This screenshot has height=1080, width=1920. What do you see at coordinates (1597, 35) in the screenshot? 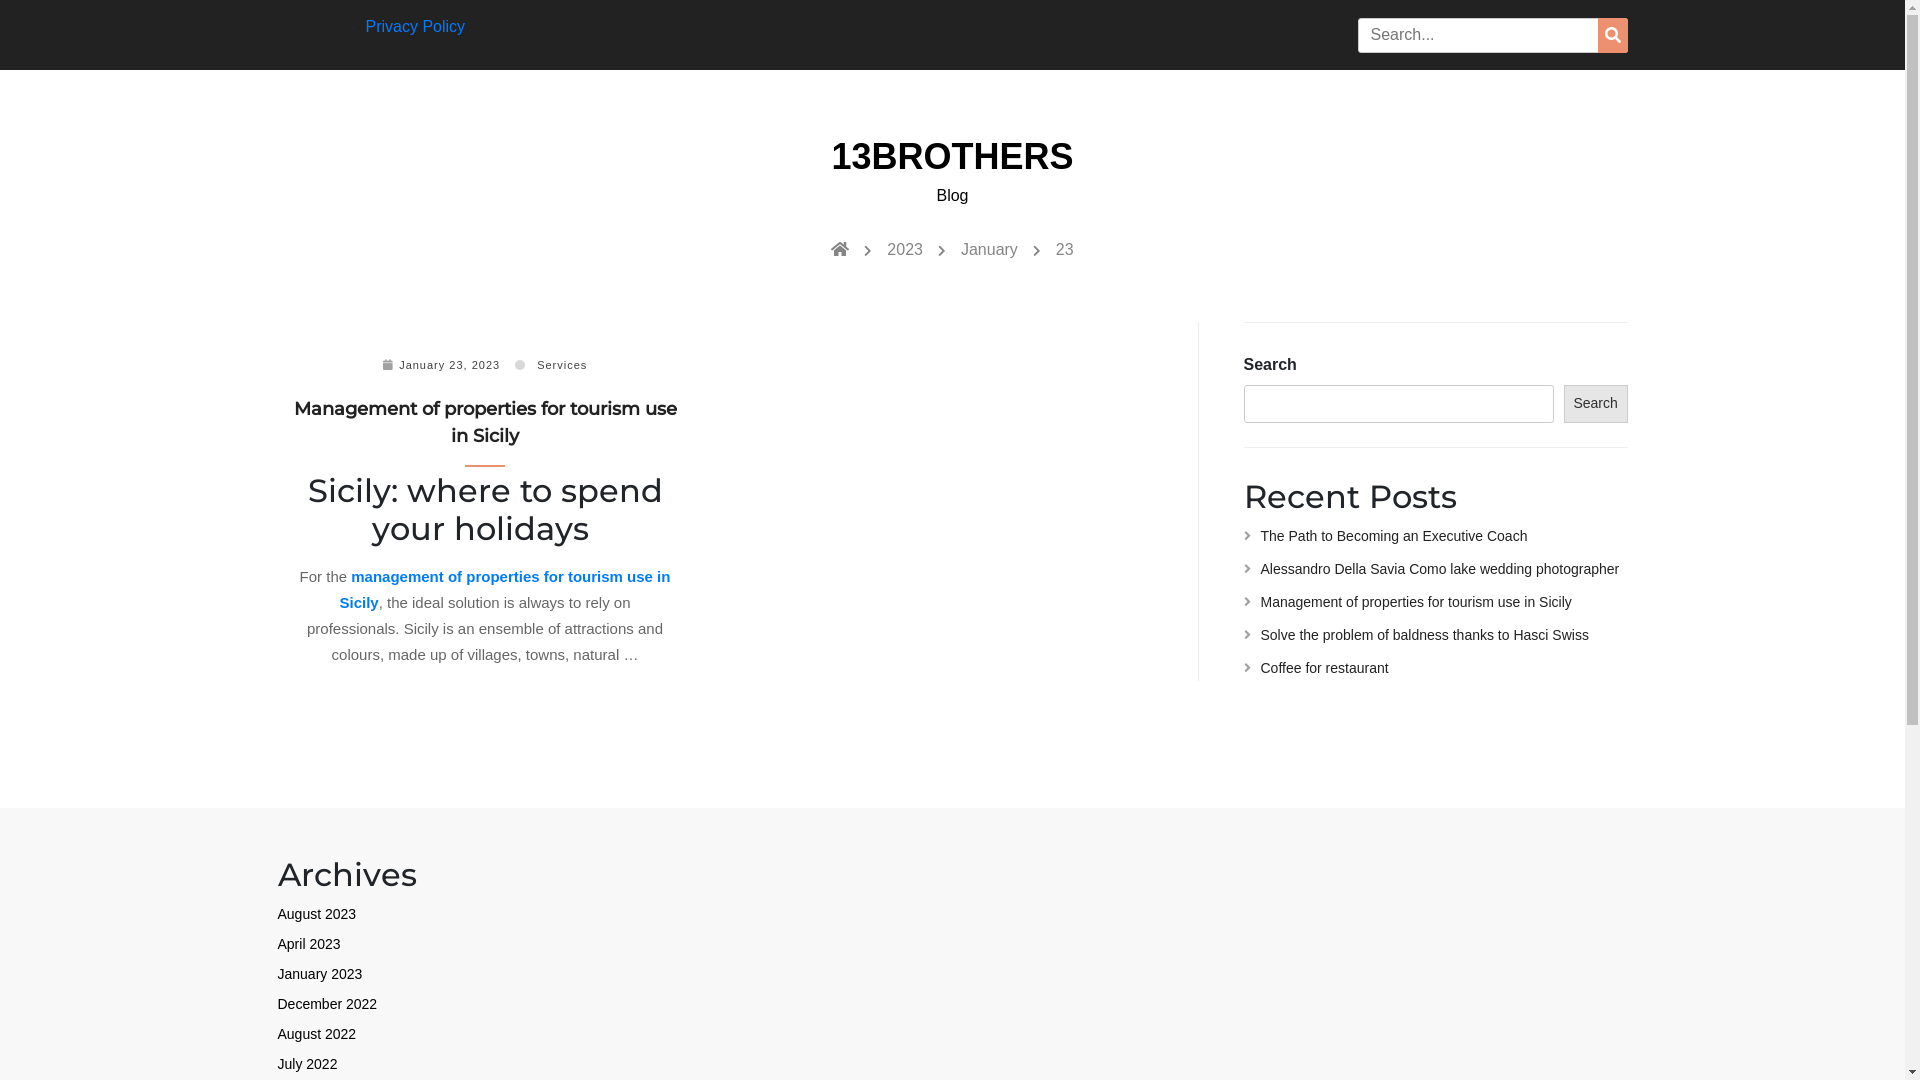
I see `'Search'` at bounding box center [1597, 35].